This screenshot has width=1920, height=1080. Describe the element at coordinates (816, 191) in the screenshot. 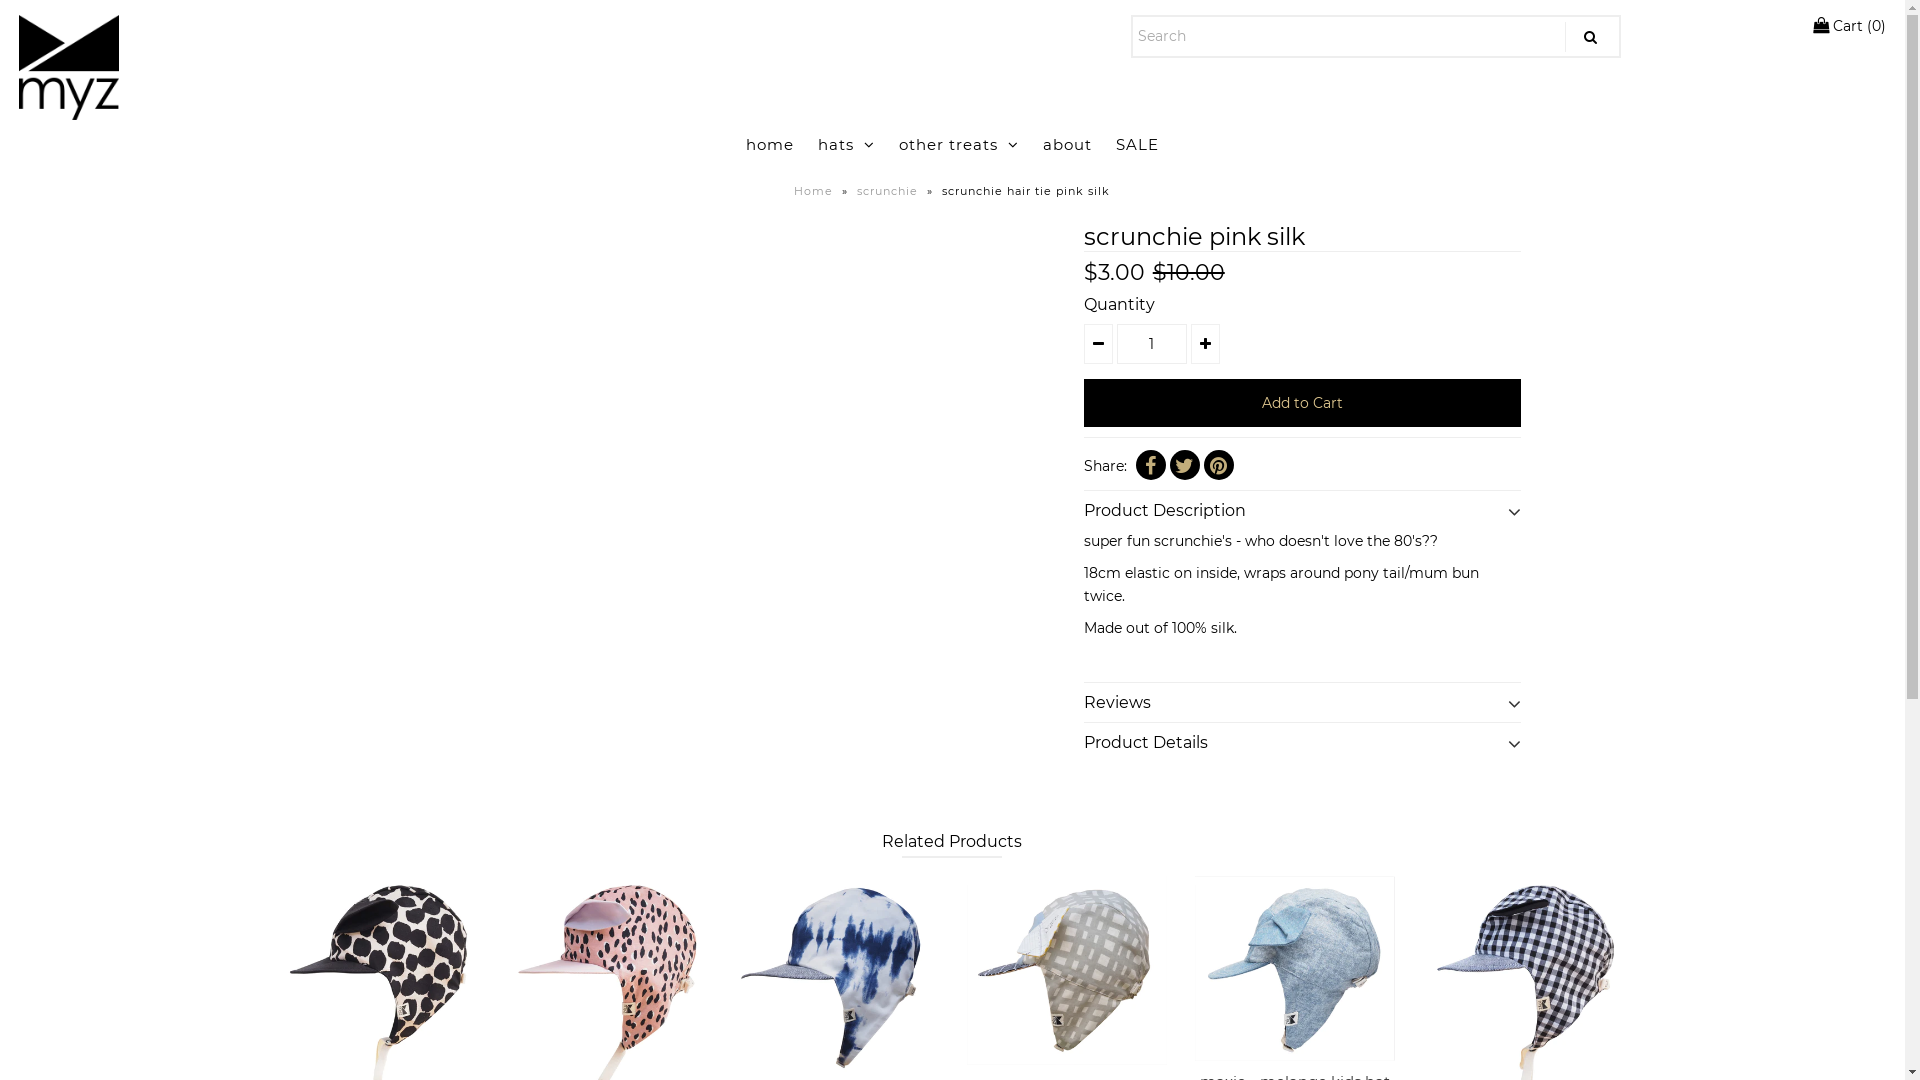

I see `'Home'` at that location.